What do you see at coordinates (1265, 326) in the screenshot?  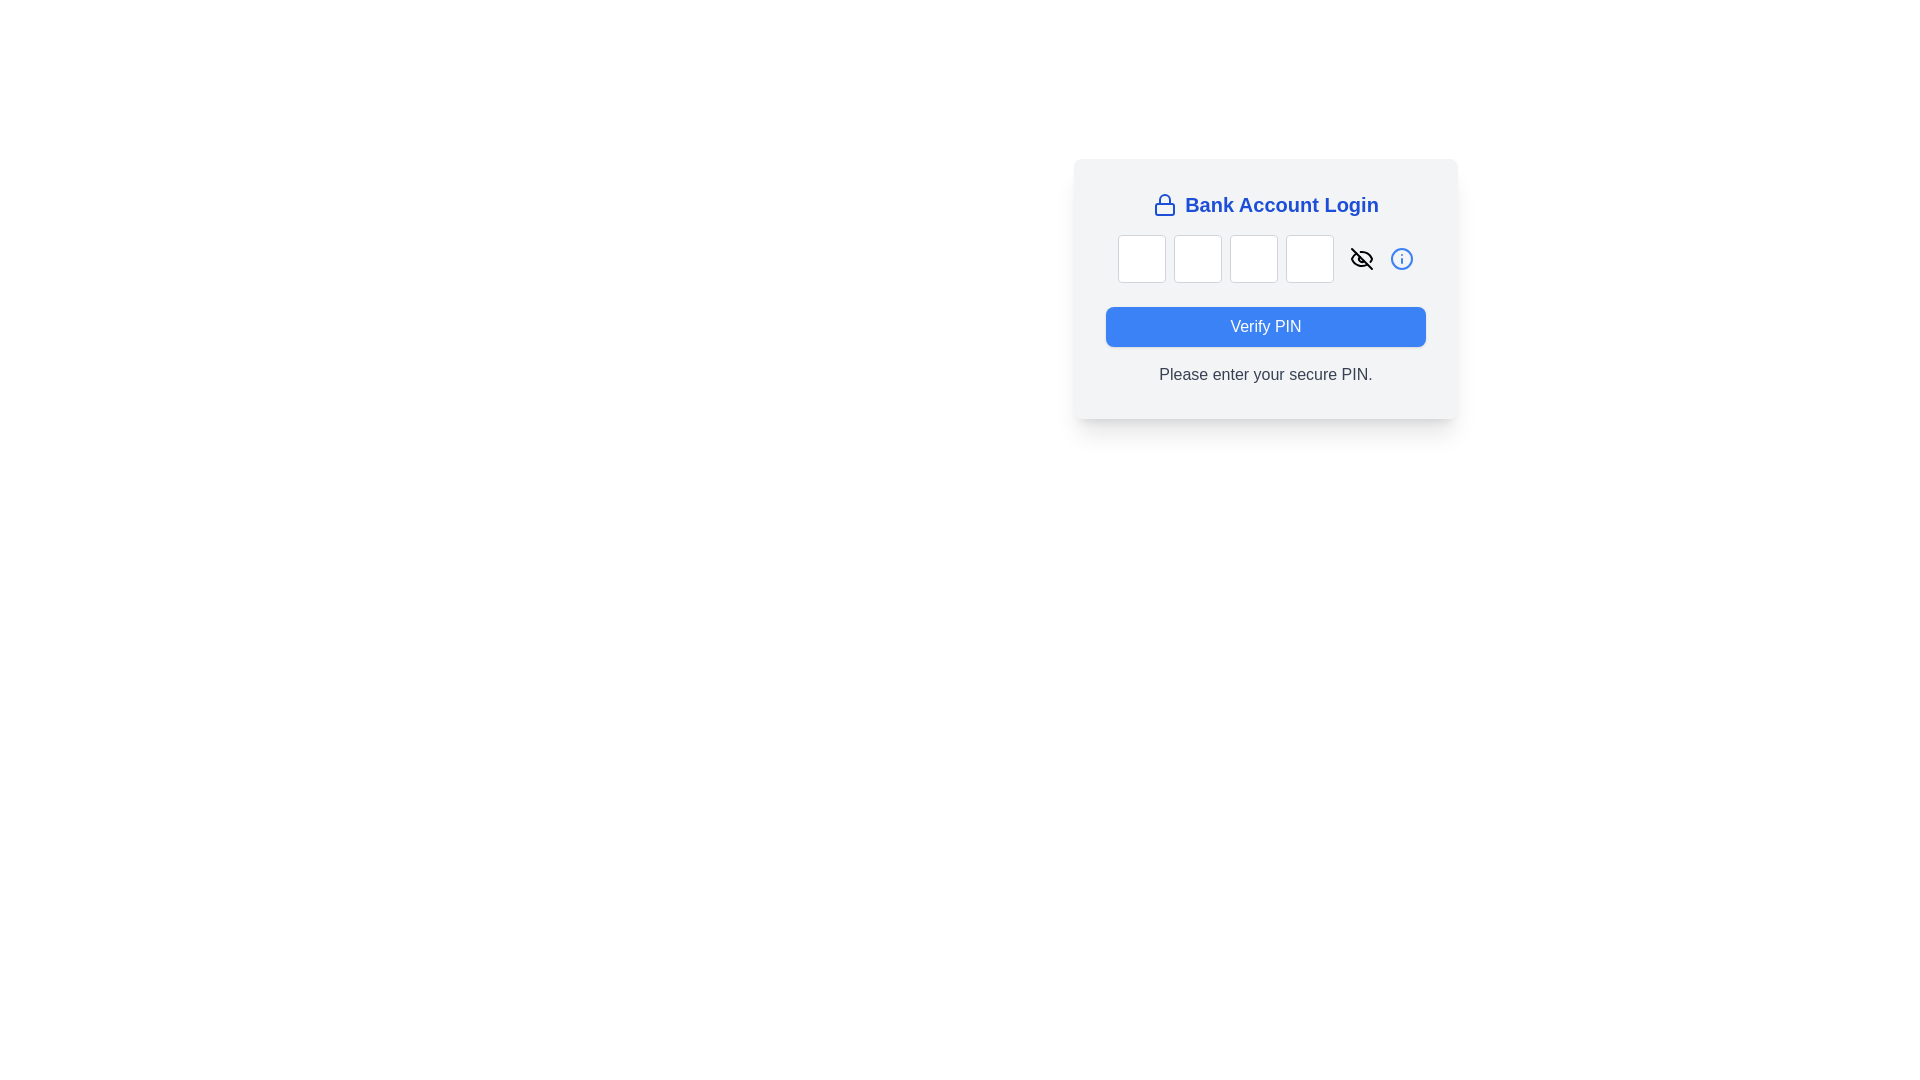 I see `the 'Verify PIN' button located below the PIN input fields` at bounding box center [1265, 326].